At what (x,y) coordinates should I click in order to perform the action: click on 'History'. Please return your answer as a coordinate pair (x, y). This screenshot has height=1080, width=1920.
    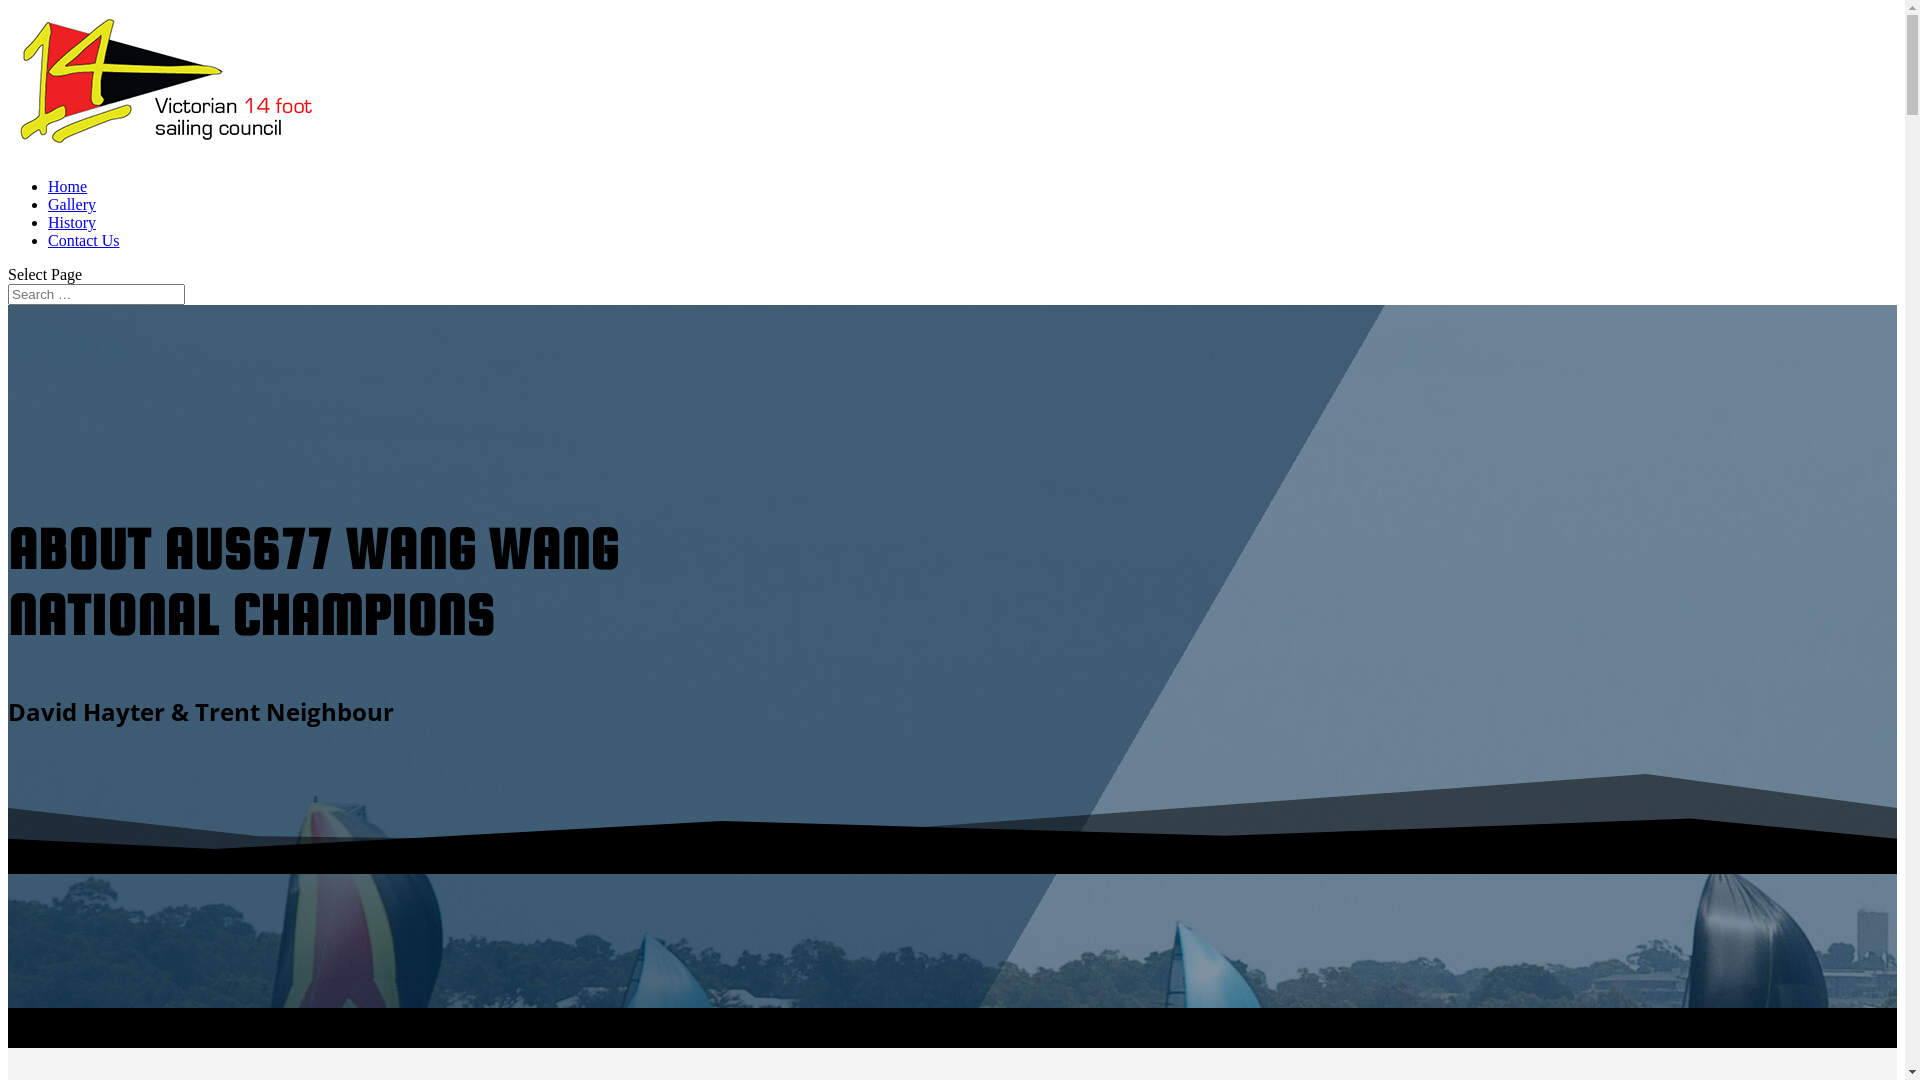
    Looking at the image, I should click on (72, 222).